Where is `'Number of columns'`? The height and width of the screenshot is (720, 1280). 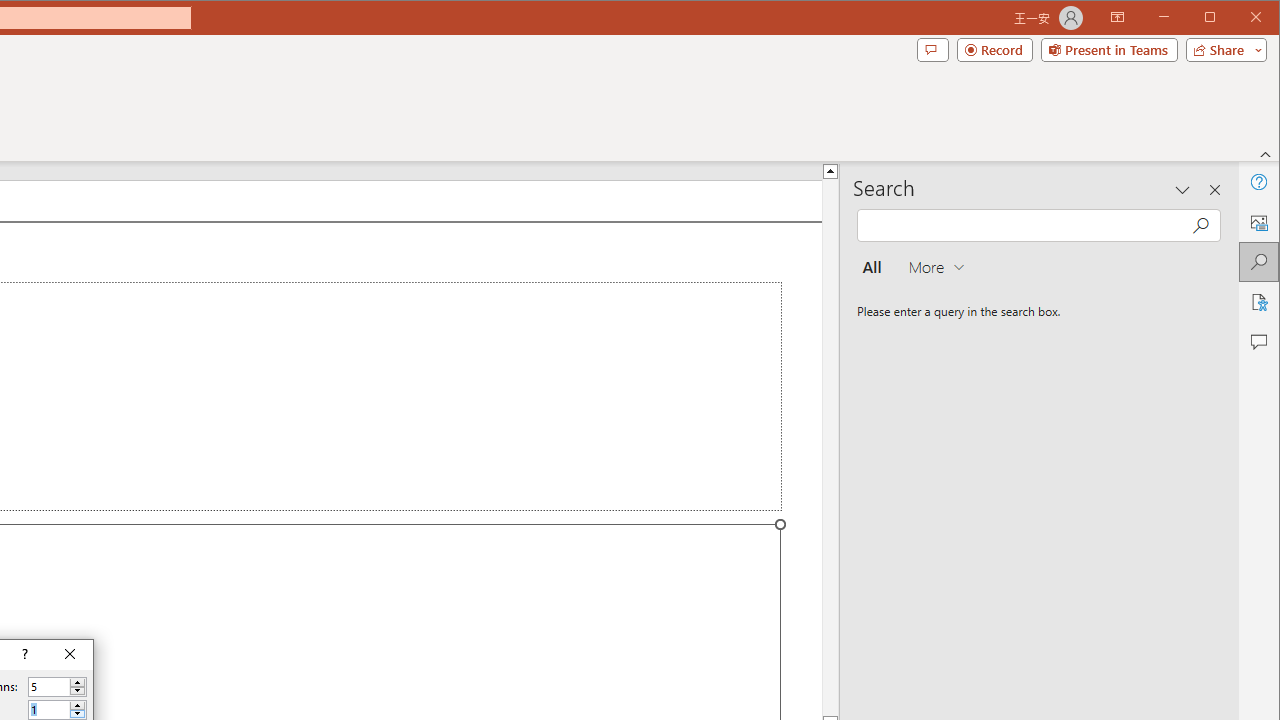 'Number of columns' is located at coordinates (57, 685).